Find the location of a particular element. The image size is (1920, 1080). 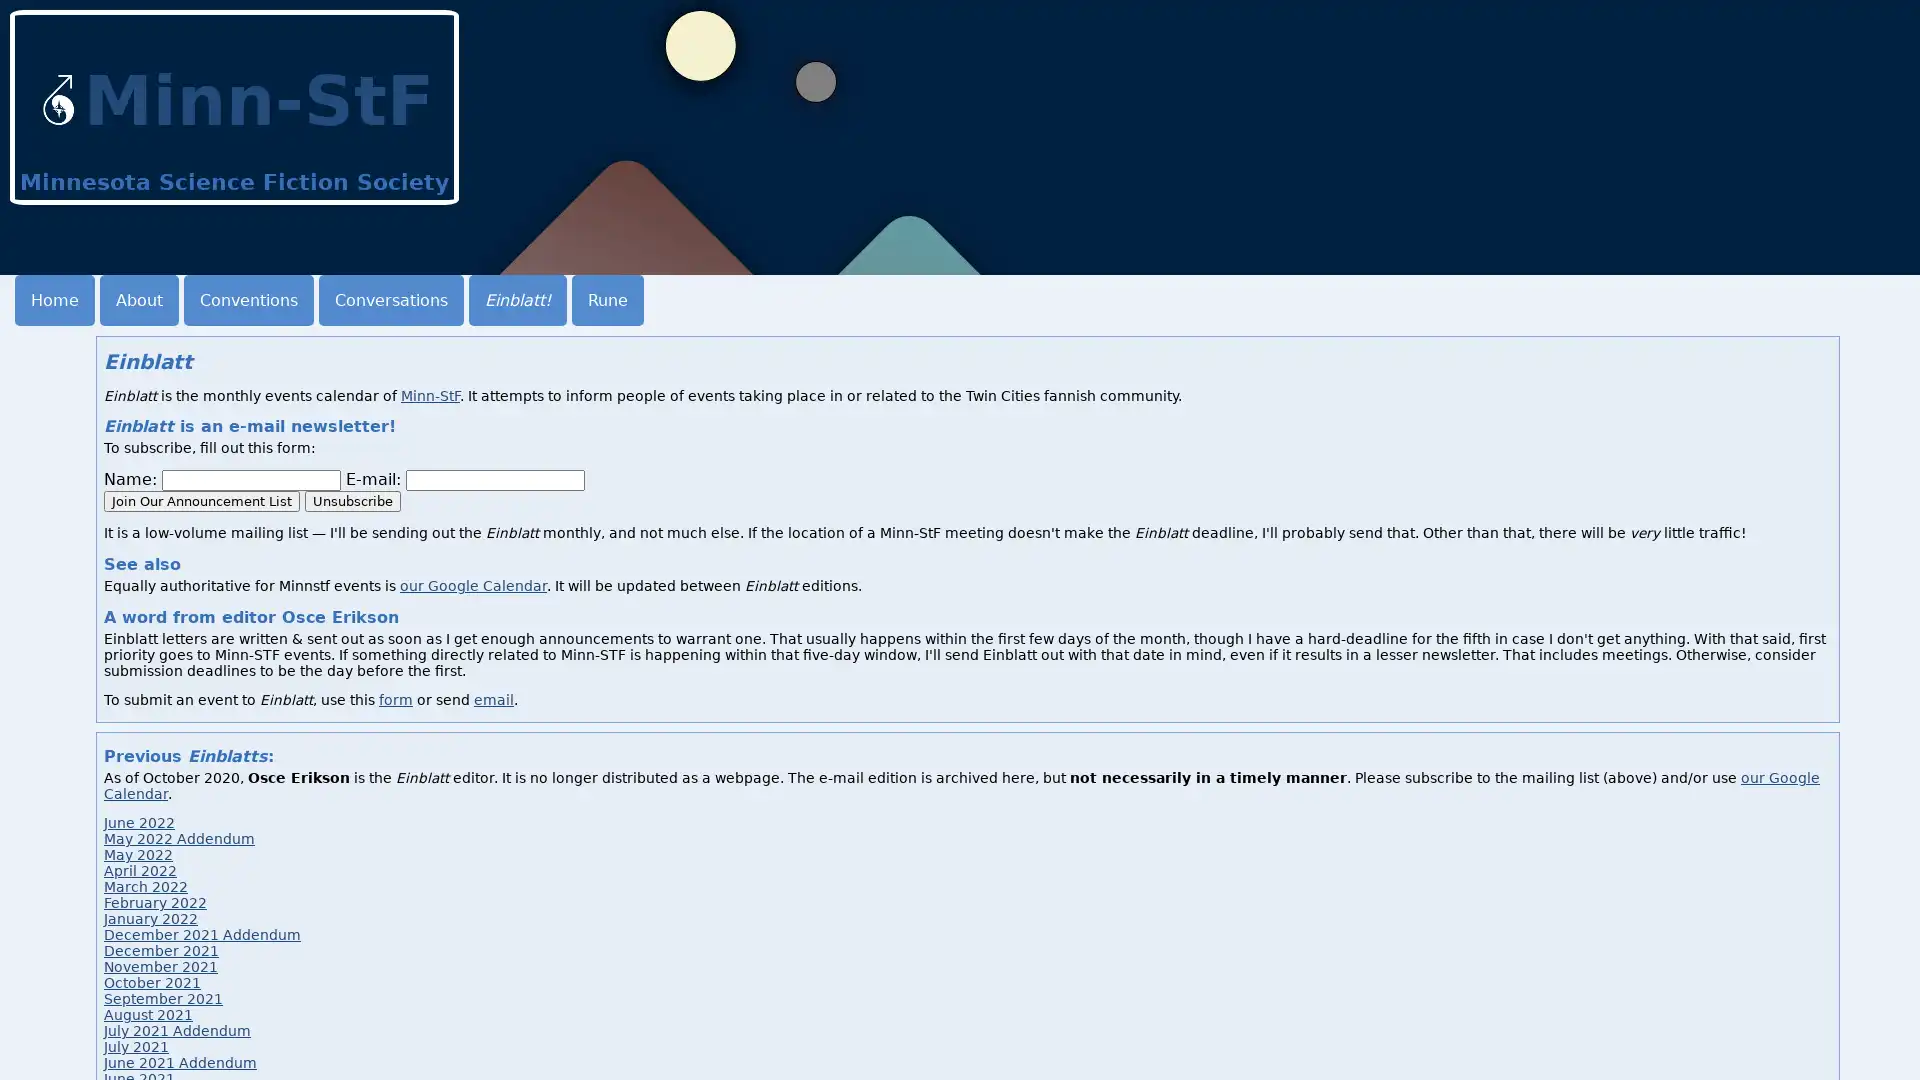

Unsubscribe is located at coordinates (353, 499).